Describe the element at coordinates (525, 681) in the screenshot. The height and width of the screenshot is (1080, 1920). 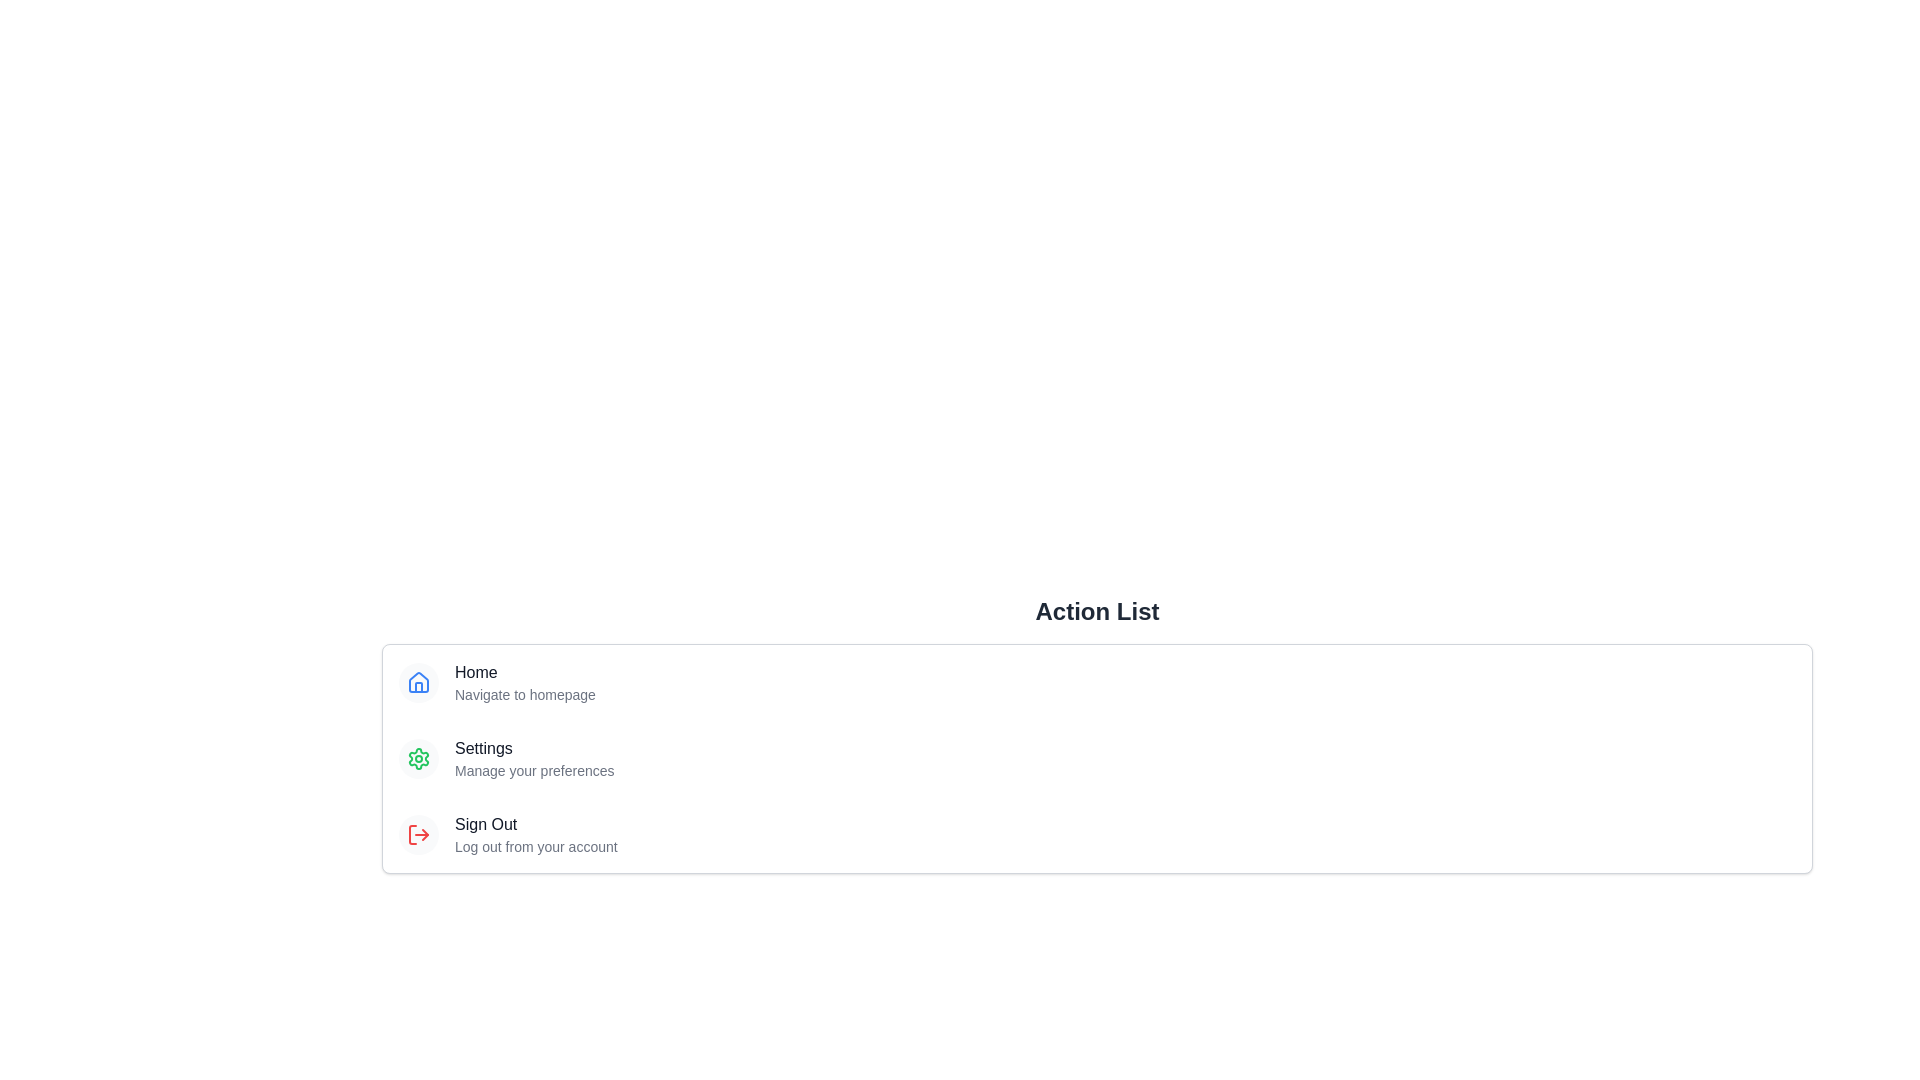
I see `the text block containing the title 'Home' and subtitle 'Navigate to homepage', which is located under the 'Action List' section and aligned with a blue house icon` at that location.